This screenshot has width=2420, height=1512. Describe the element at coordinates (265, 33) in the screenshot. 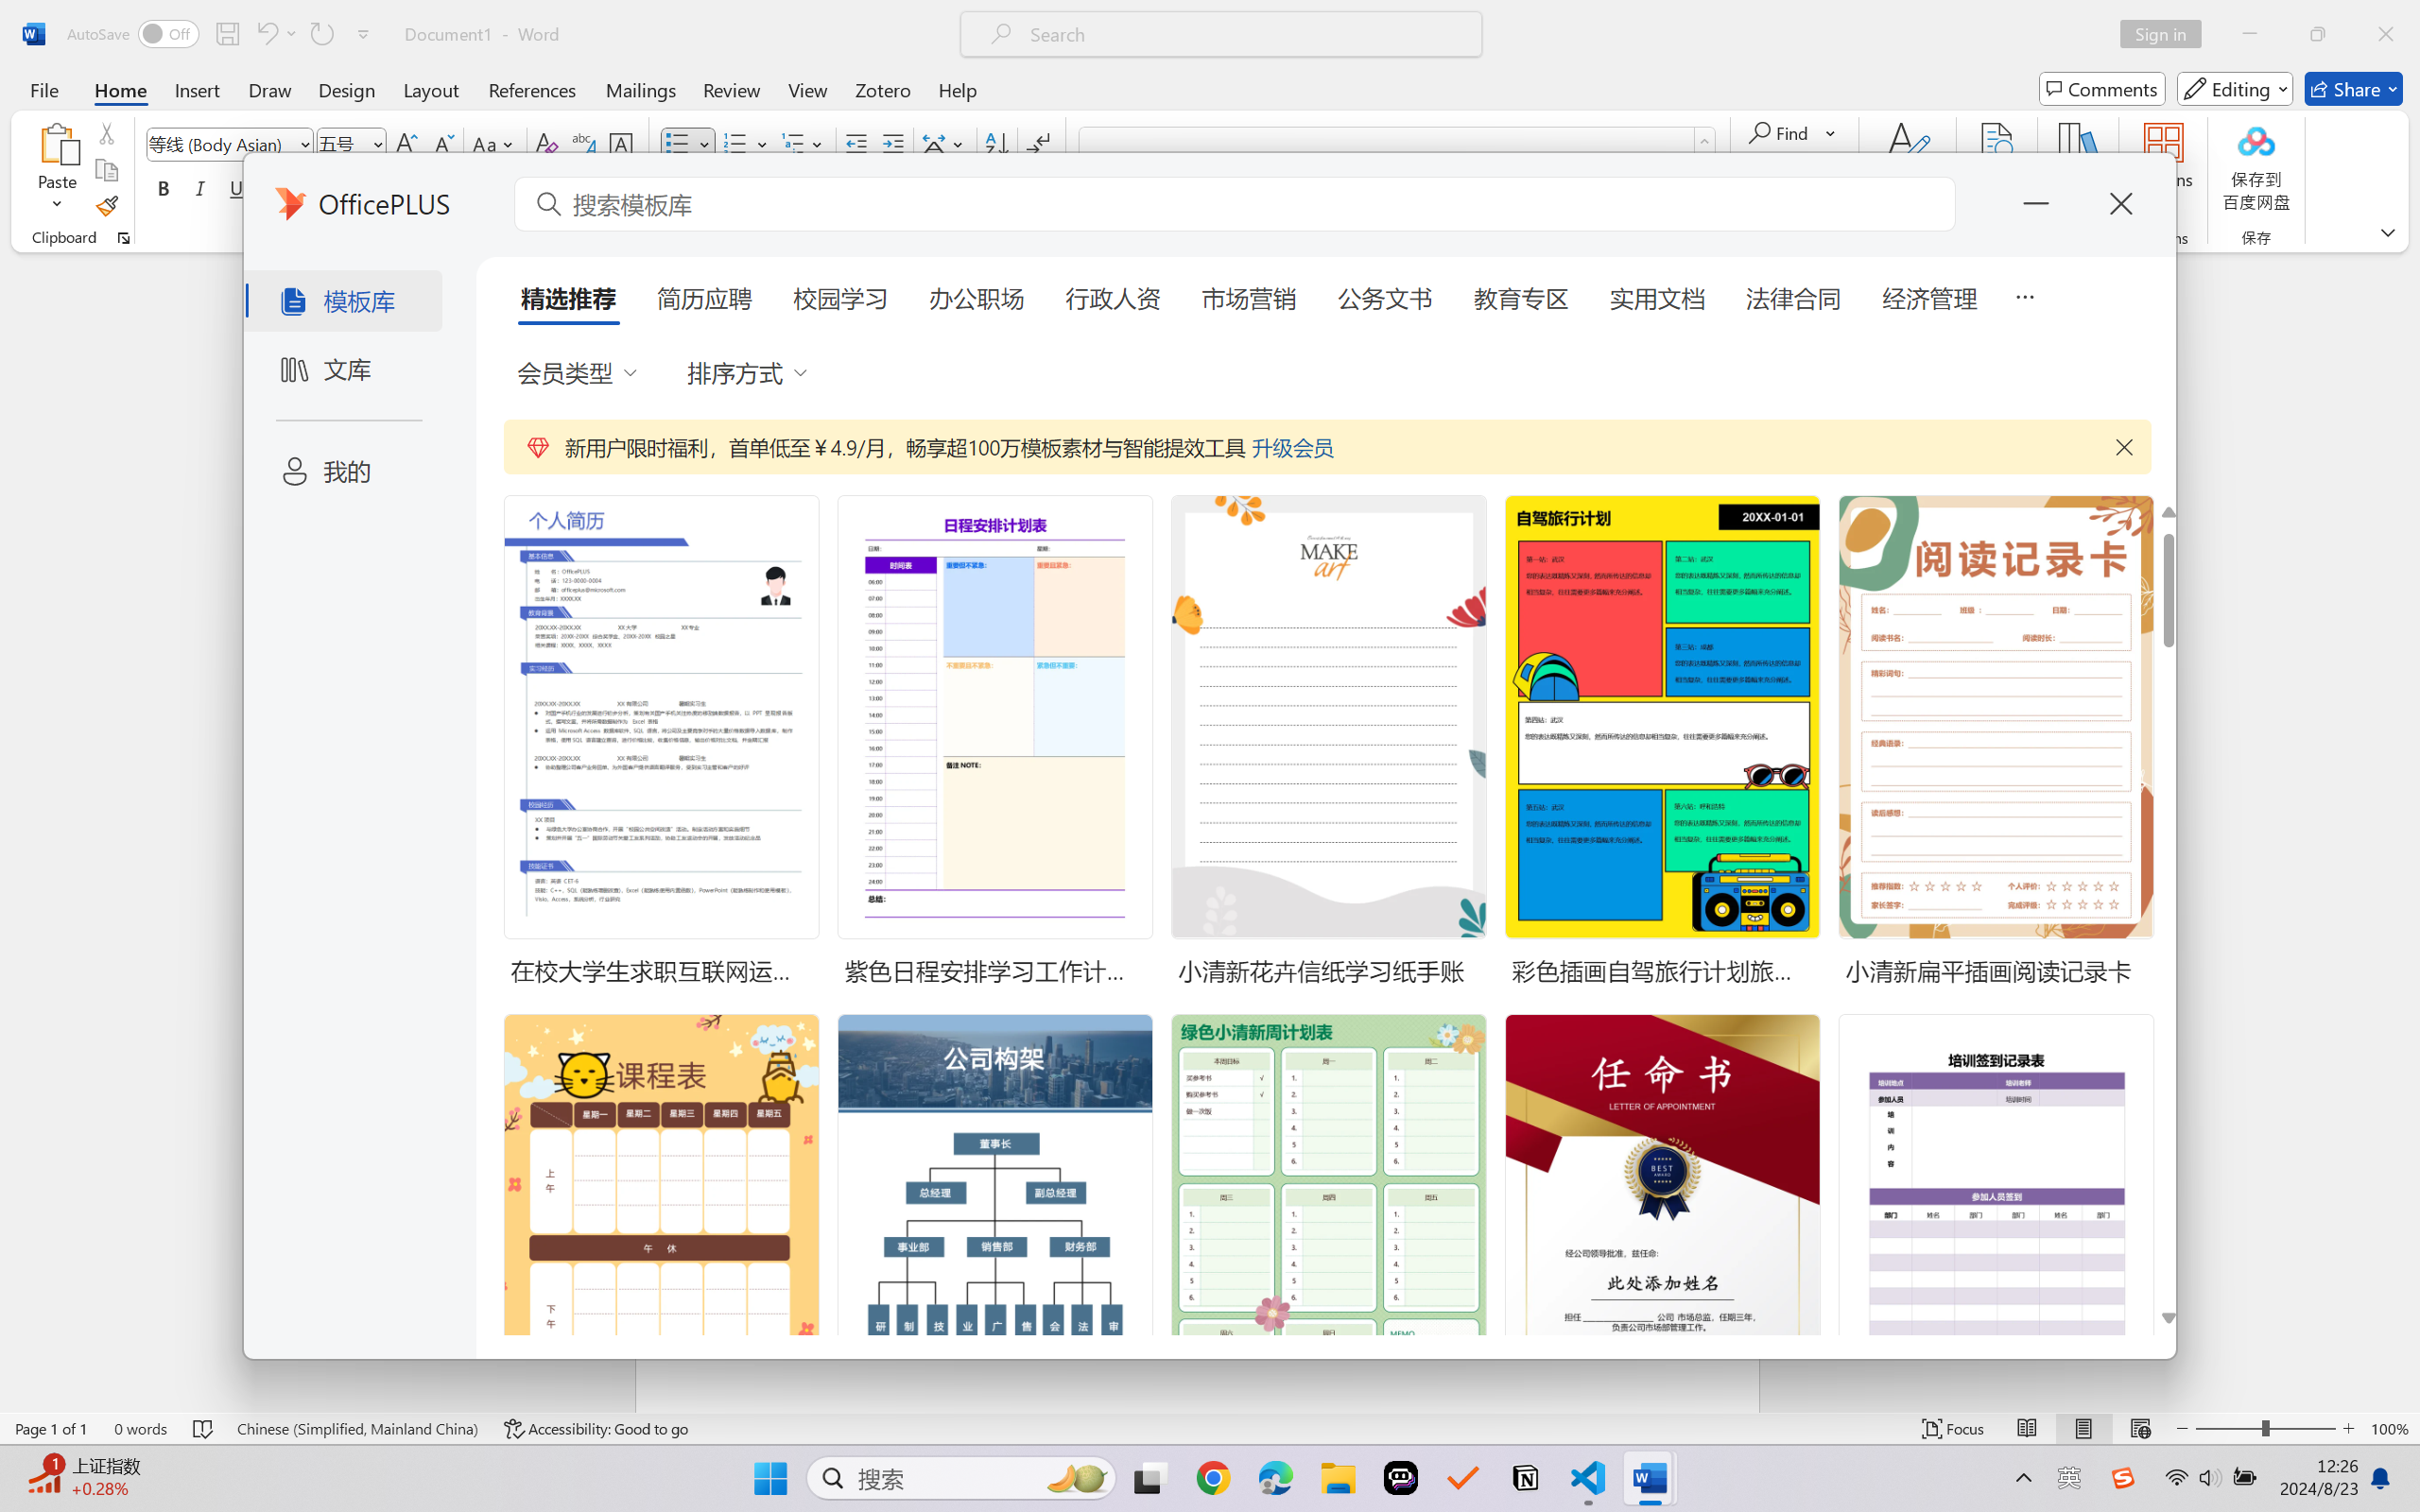

I see `'Undo Bullet Default'` at that location.